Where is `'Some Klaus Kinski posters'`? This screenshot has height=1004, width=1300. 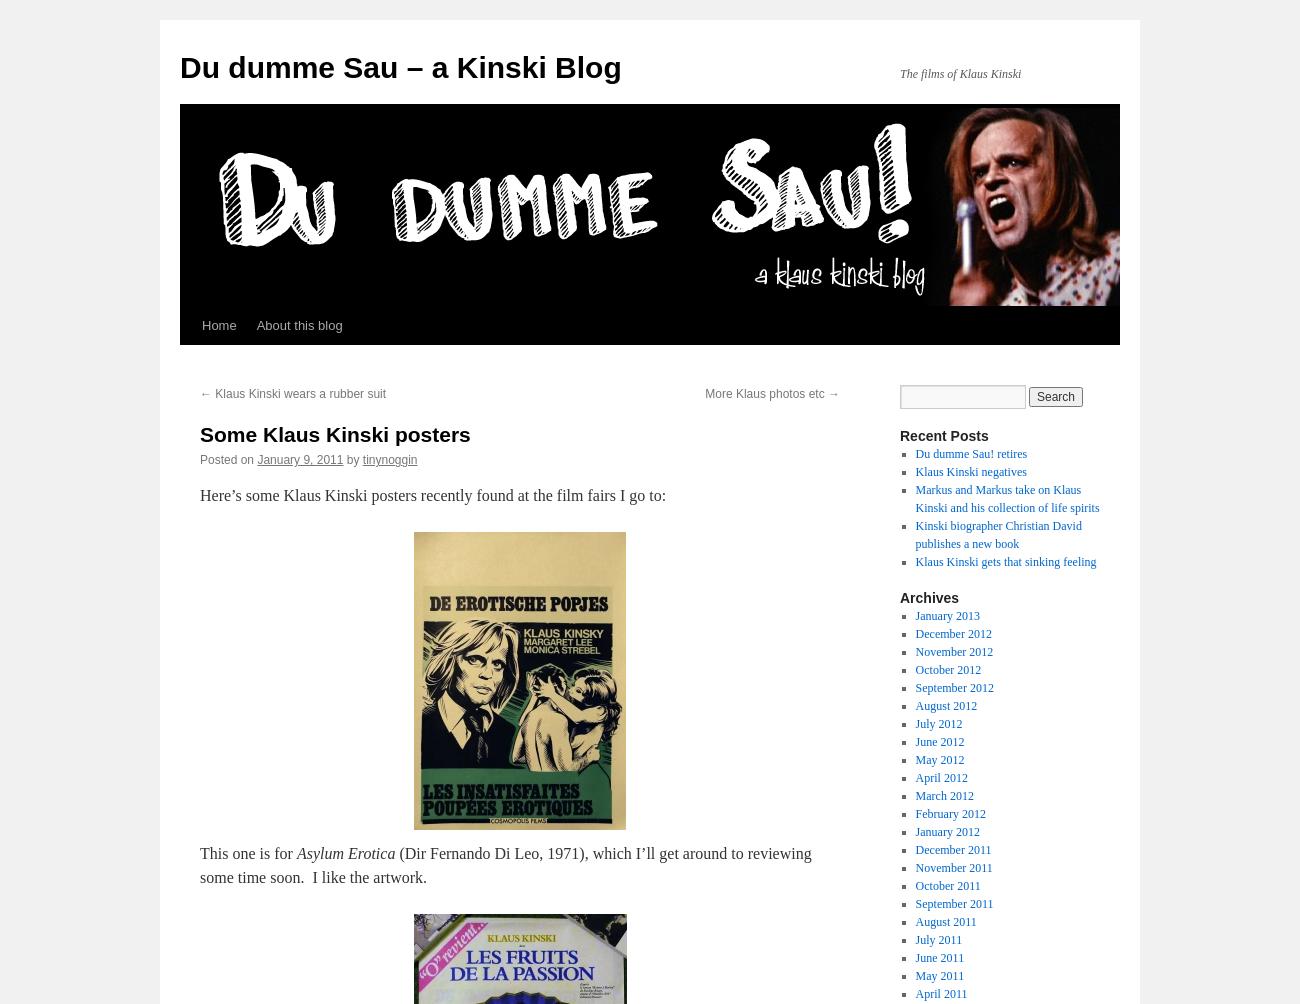
'Some Klaus Kinski posters' is located at coordinates (334, 433).